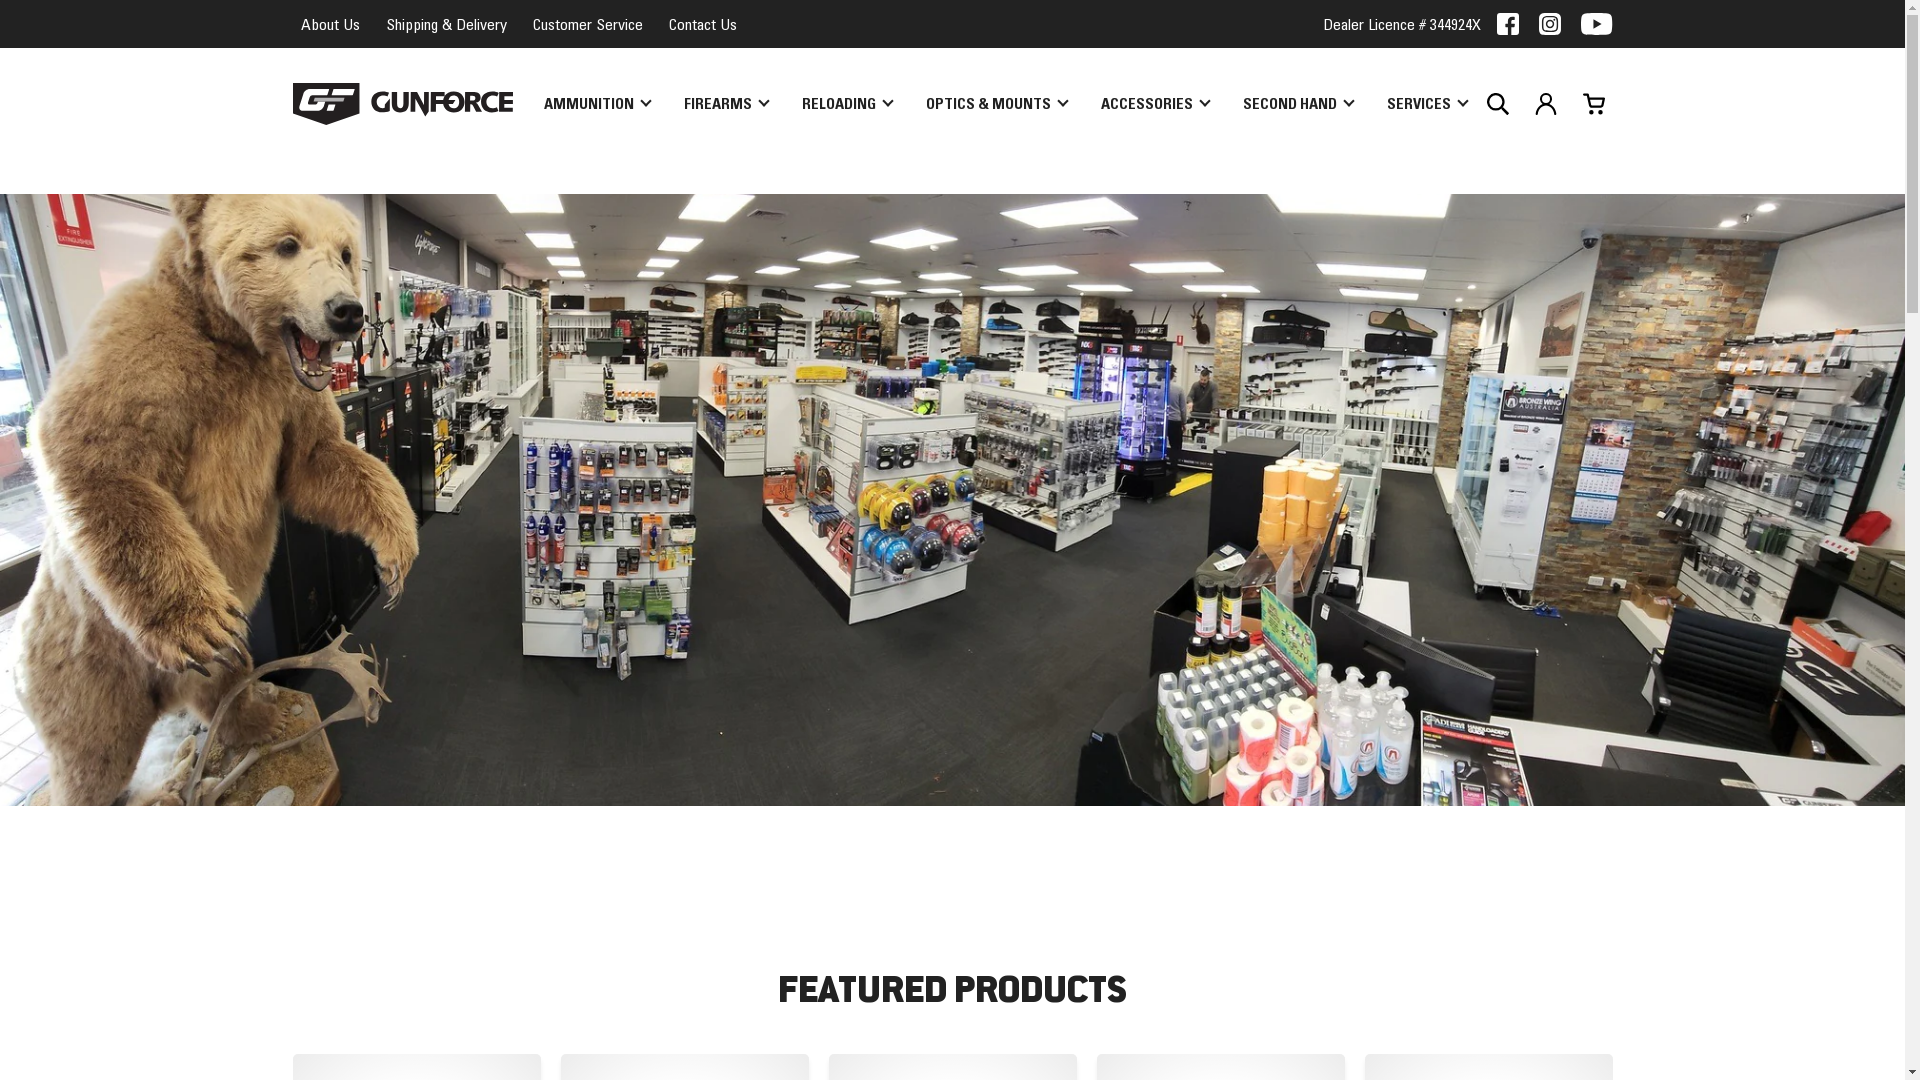 This screenshot has height=1080, width=1920. I want to click on 'FIREARMS', so click(724, 104).